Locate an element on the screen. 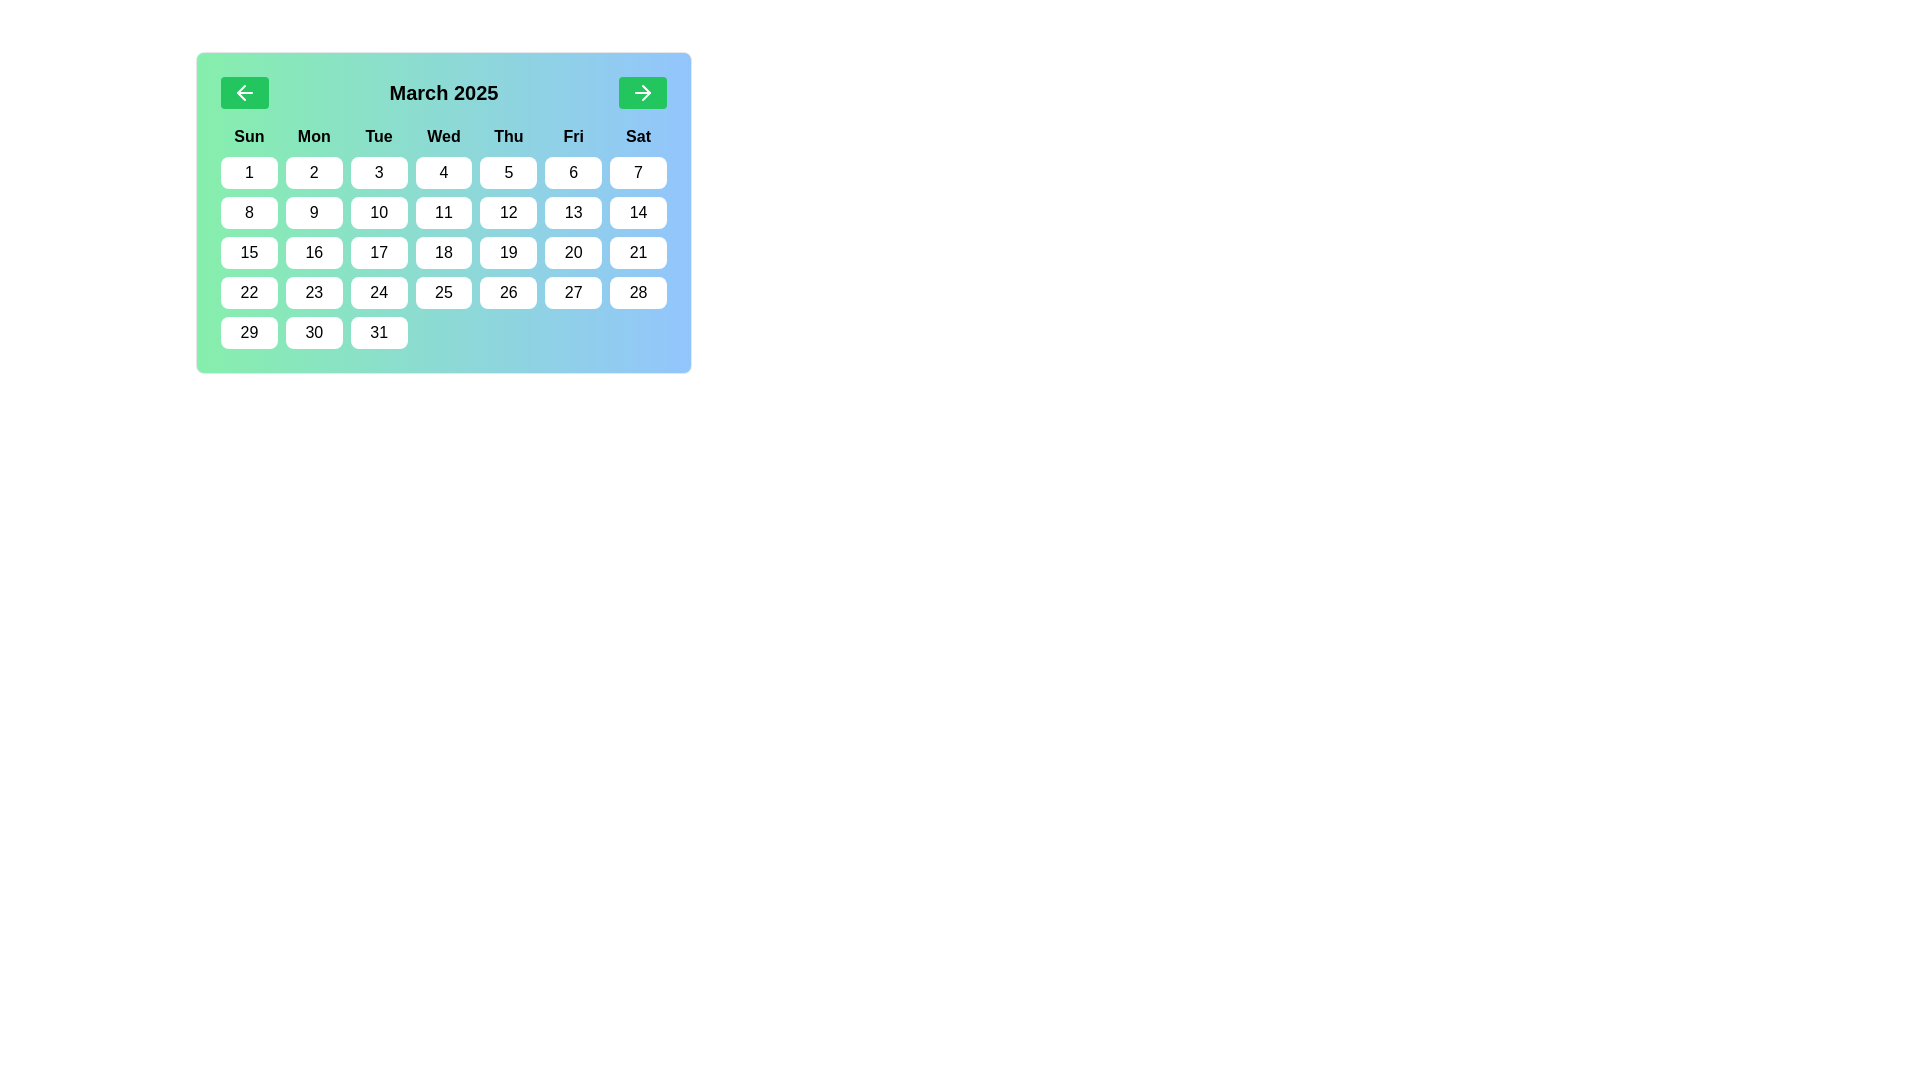 The image size is (1920, 1080). the 'Mon' text label displayed in bold, black font on a light green background, which is the second weekday label in the calendar interface is located at coordinates (313, 136).